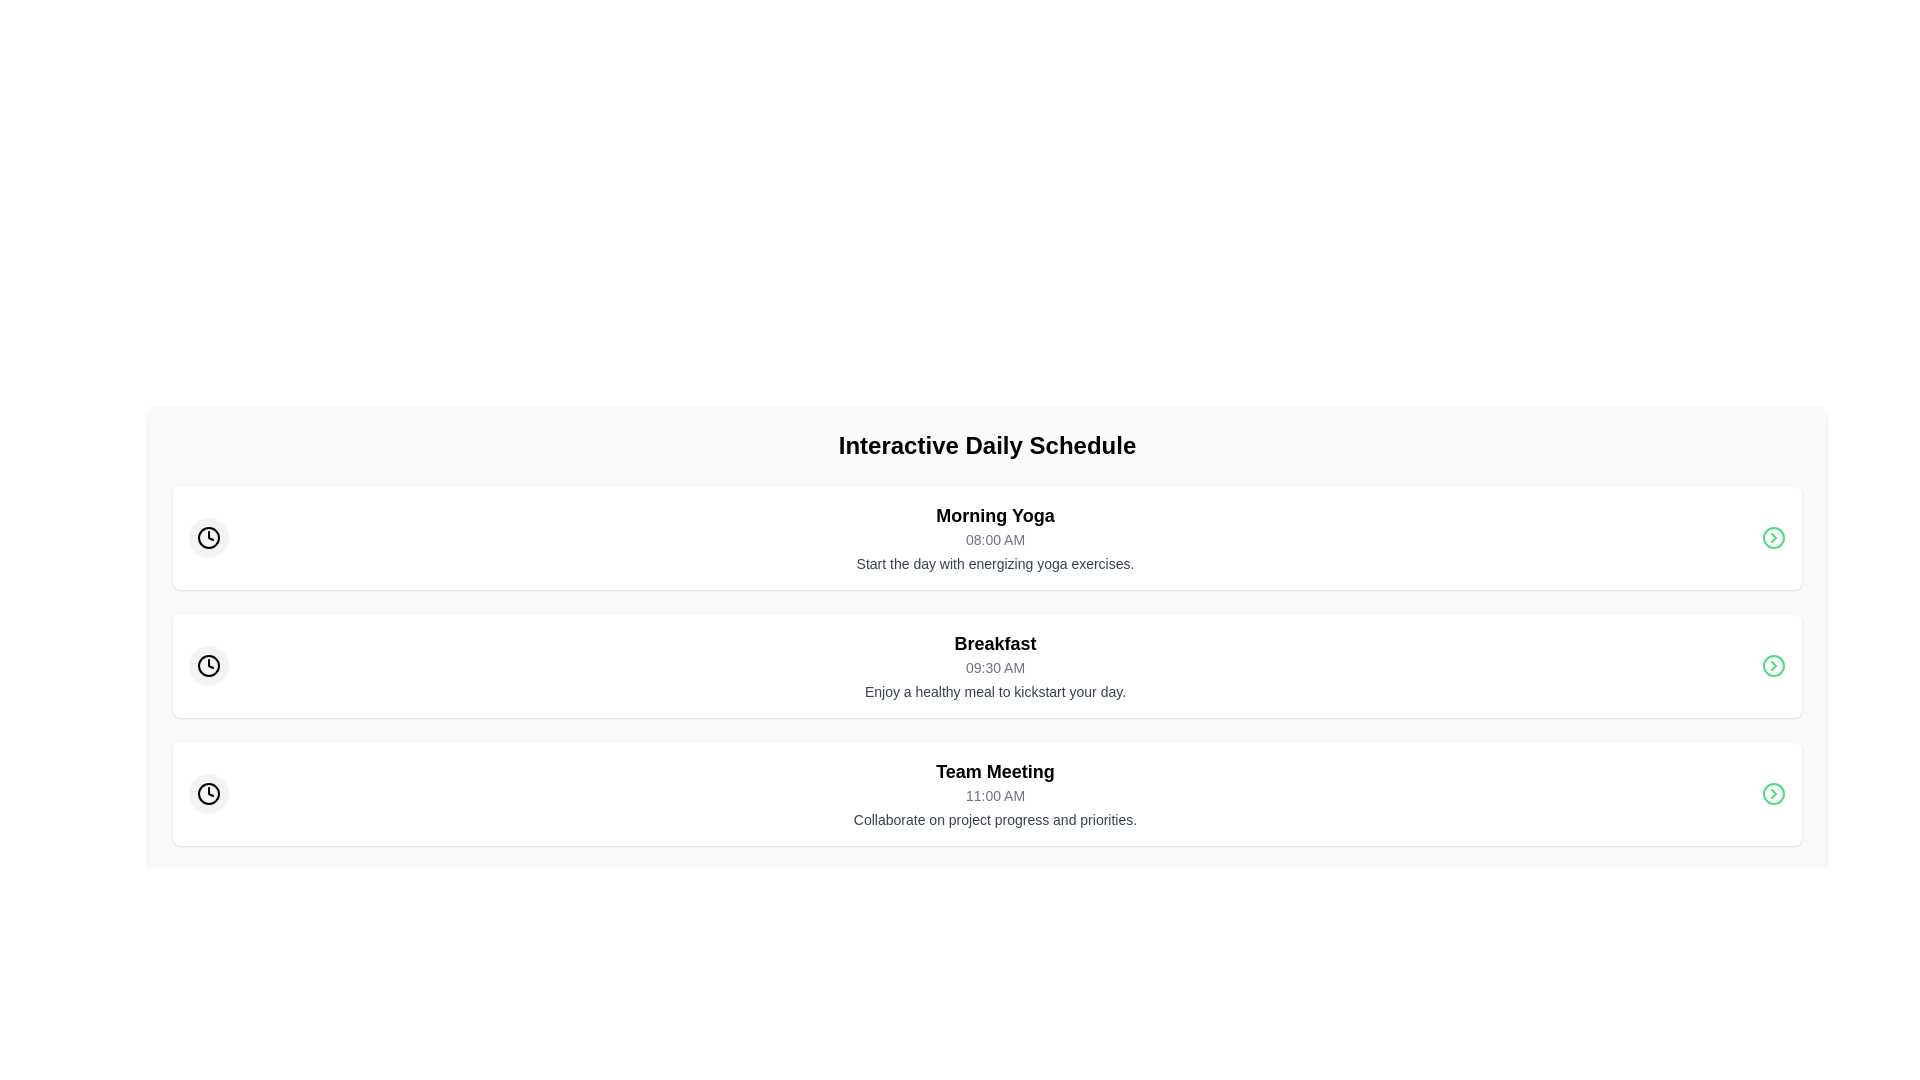 This screenshot has height=1080, width=1920. What do you see at coordinates (995, 563) in the screenshot?
I see `the text label reading 'Start the day with energizing yoga exercises.' located below the title 'Morning Yoga' and the time '08:00 AM.'` at bounding box center [995, 563].